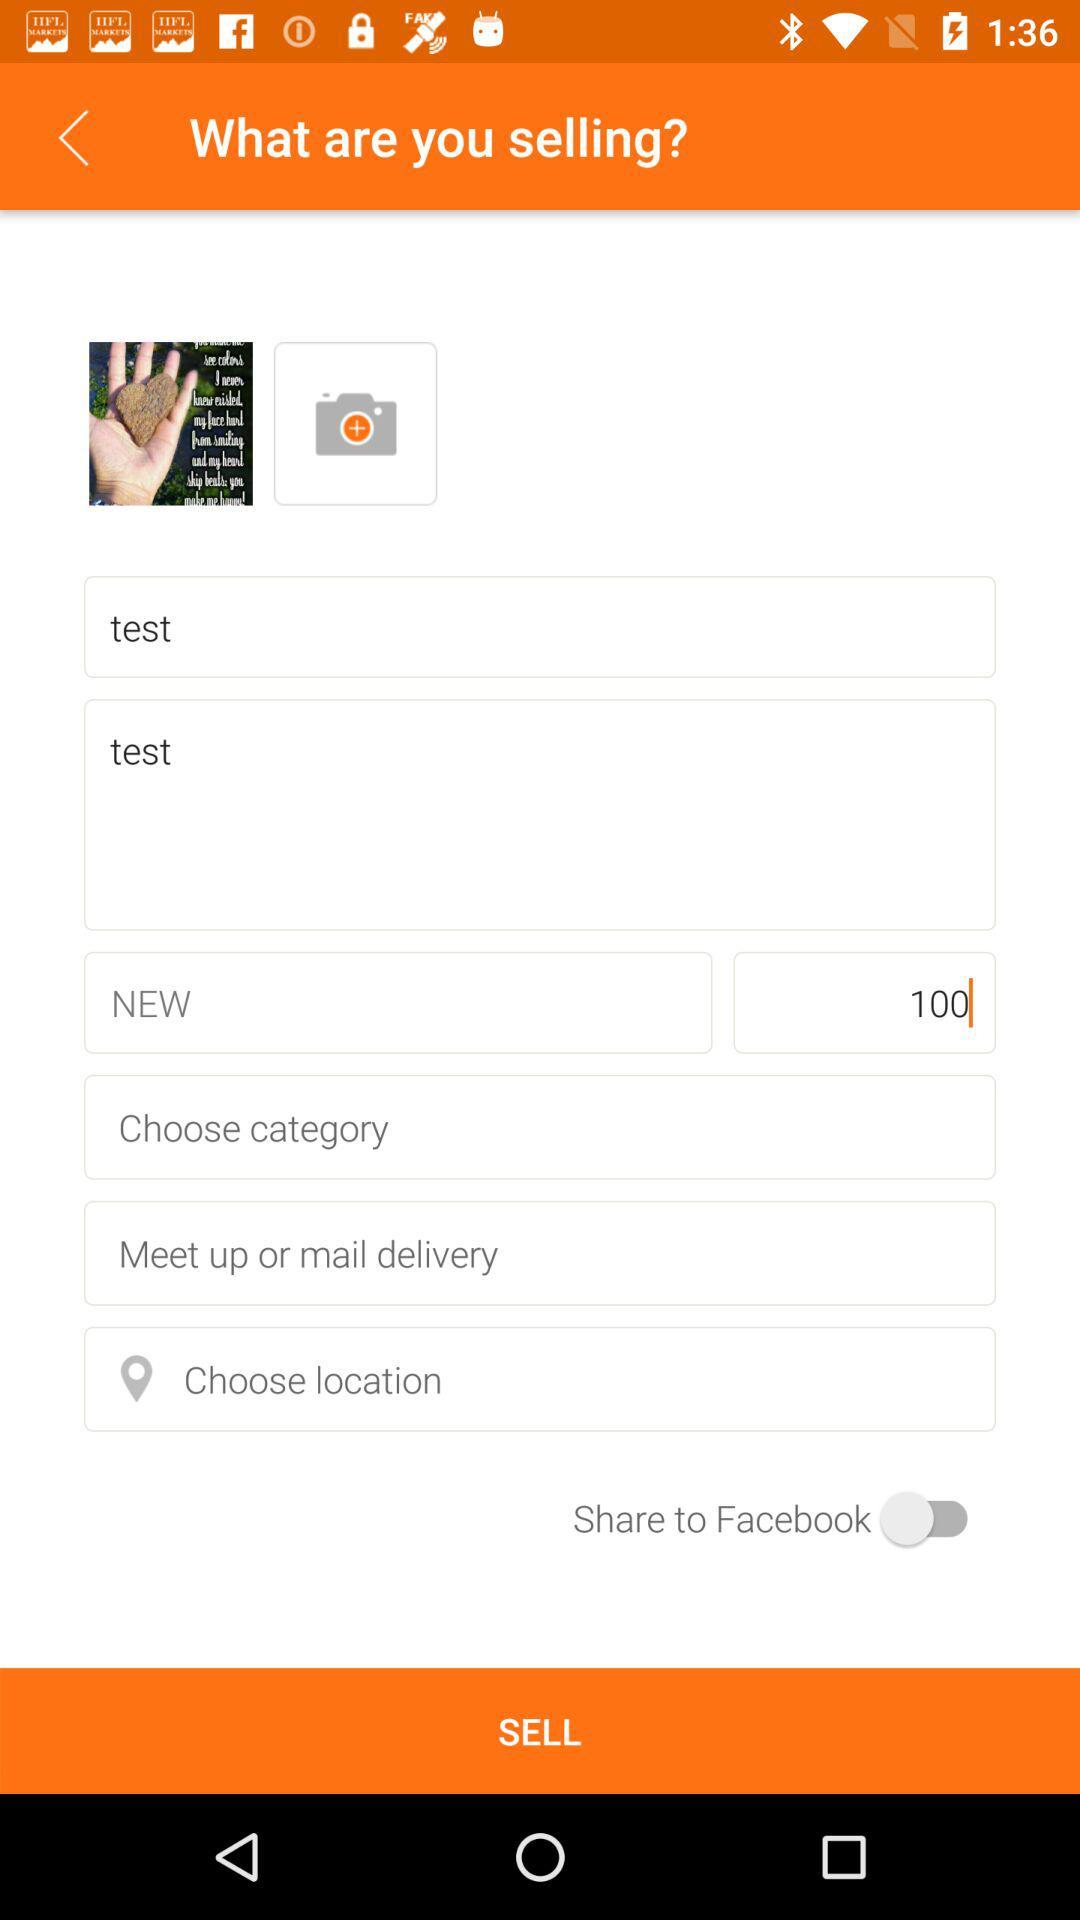  What do you see at coordinates (540, 1252) in the screenshot?
I see `icon below choose category item` at bounding box center [540, 1252].